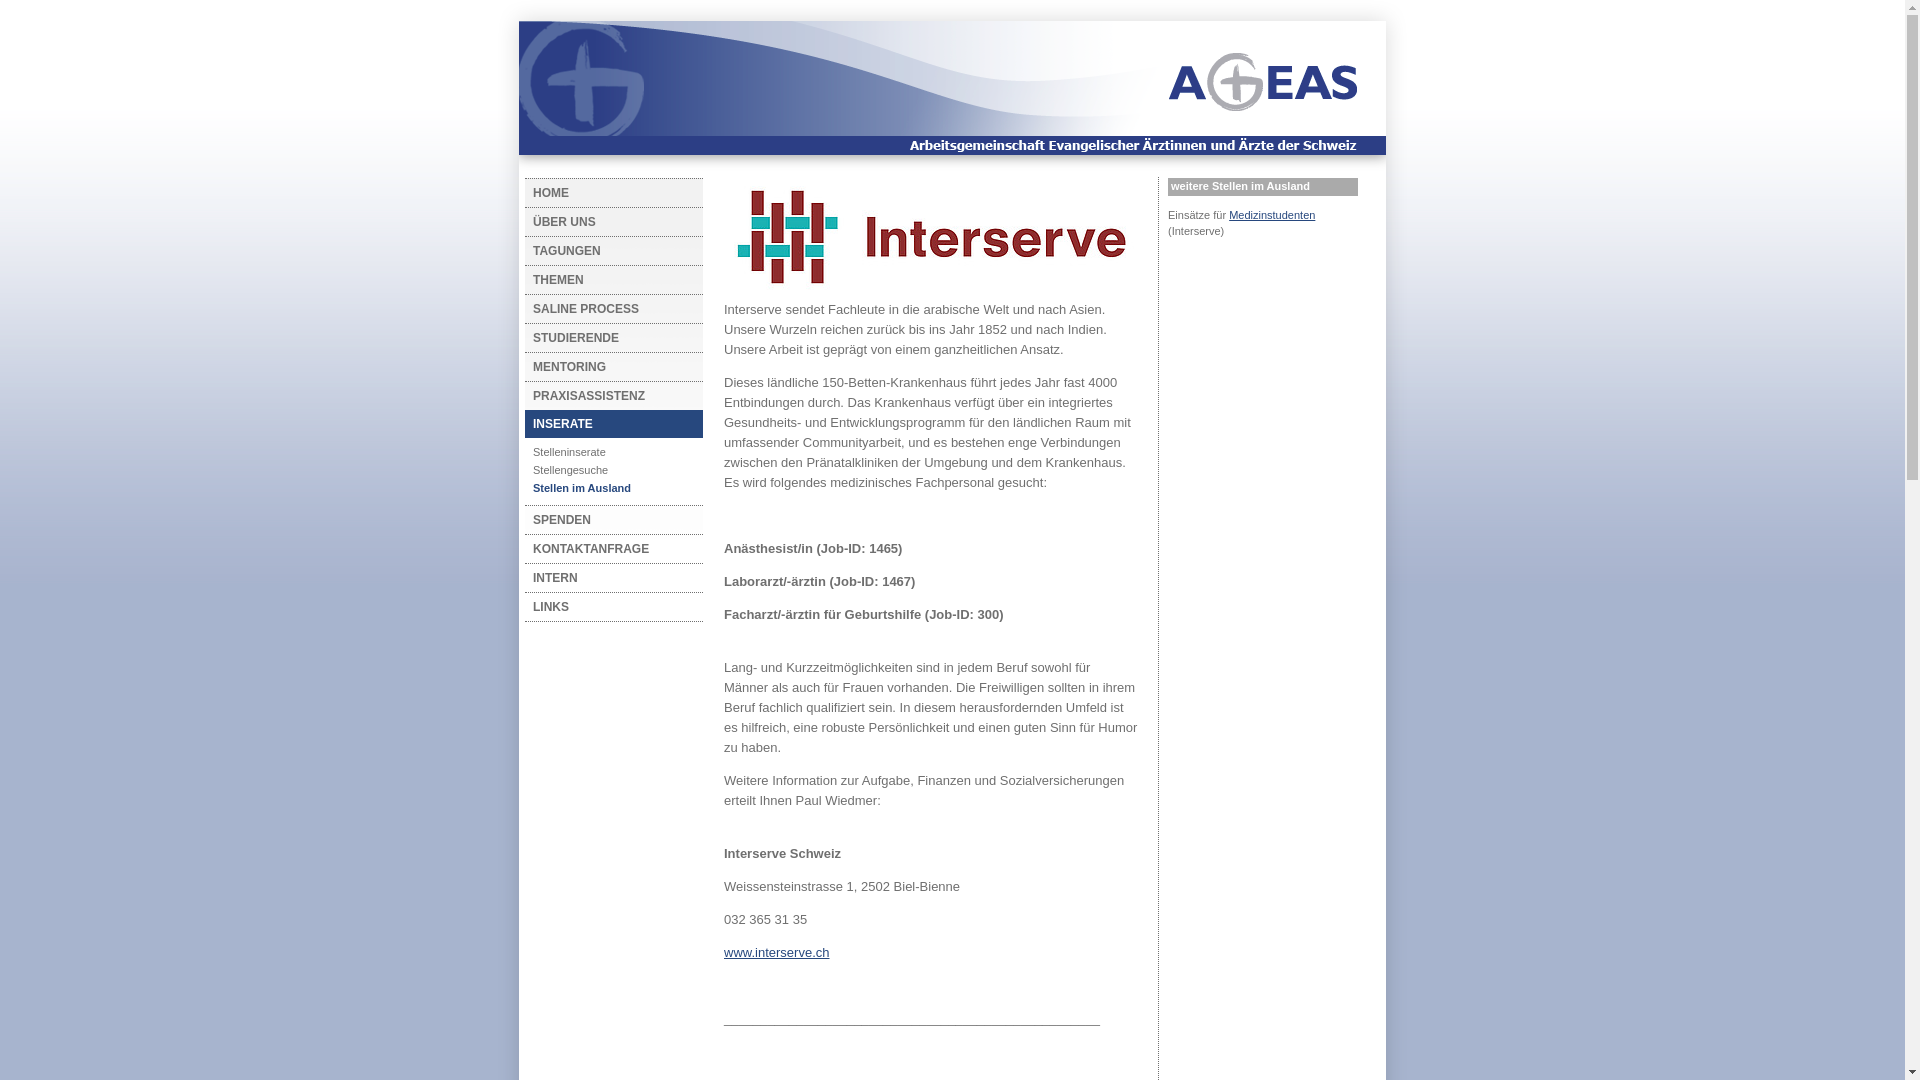 The image size is (1920, 1080). What do you see at coordinates (606, 470) in the screenshot?
I see `'Stellengesuche'` at bounding box center [606, 470].